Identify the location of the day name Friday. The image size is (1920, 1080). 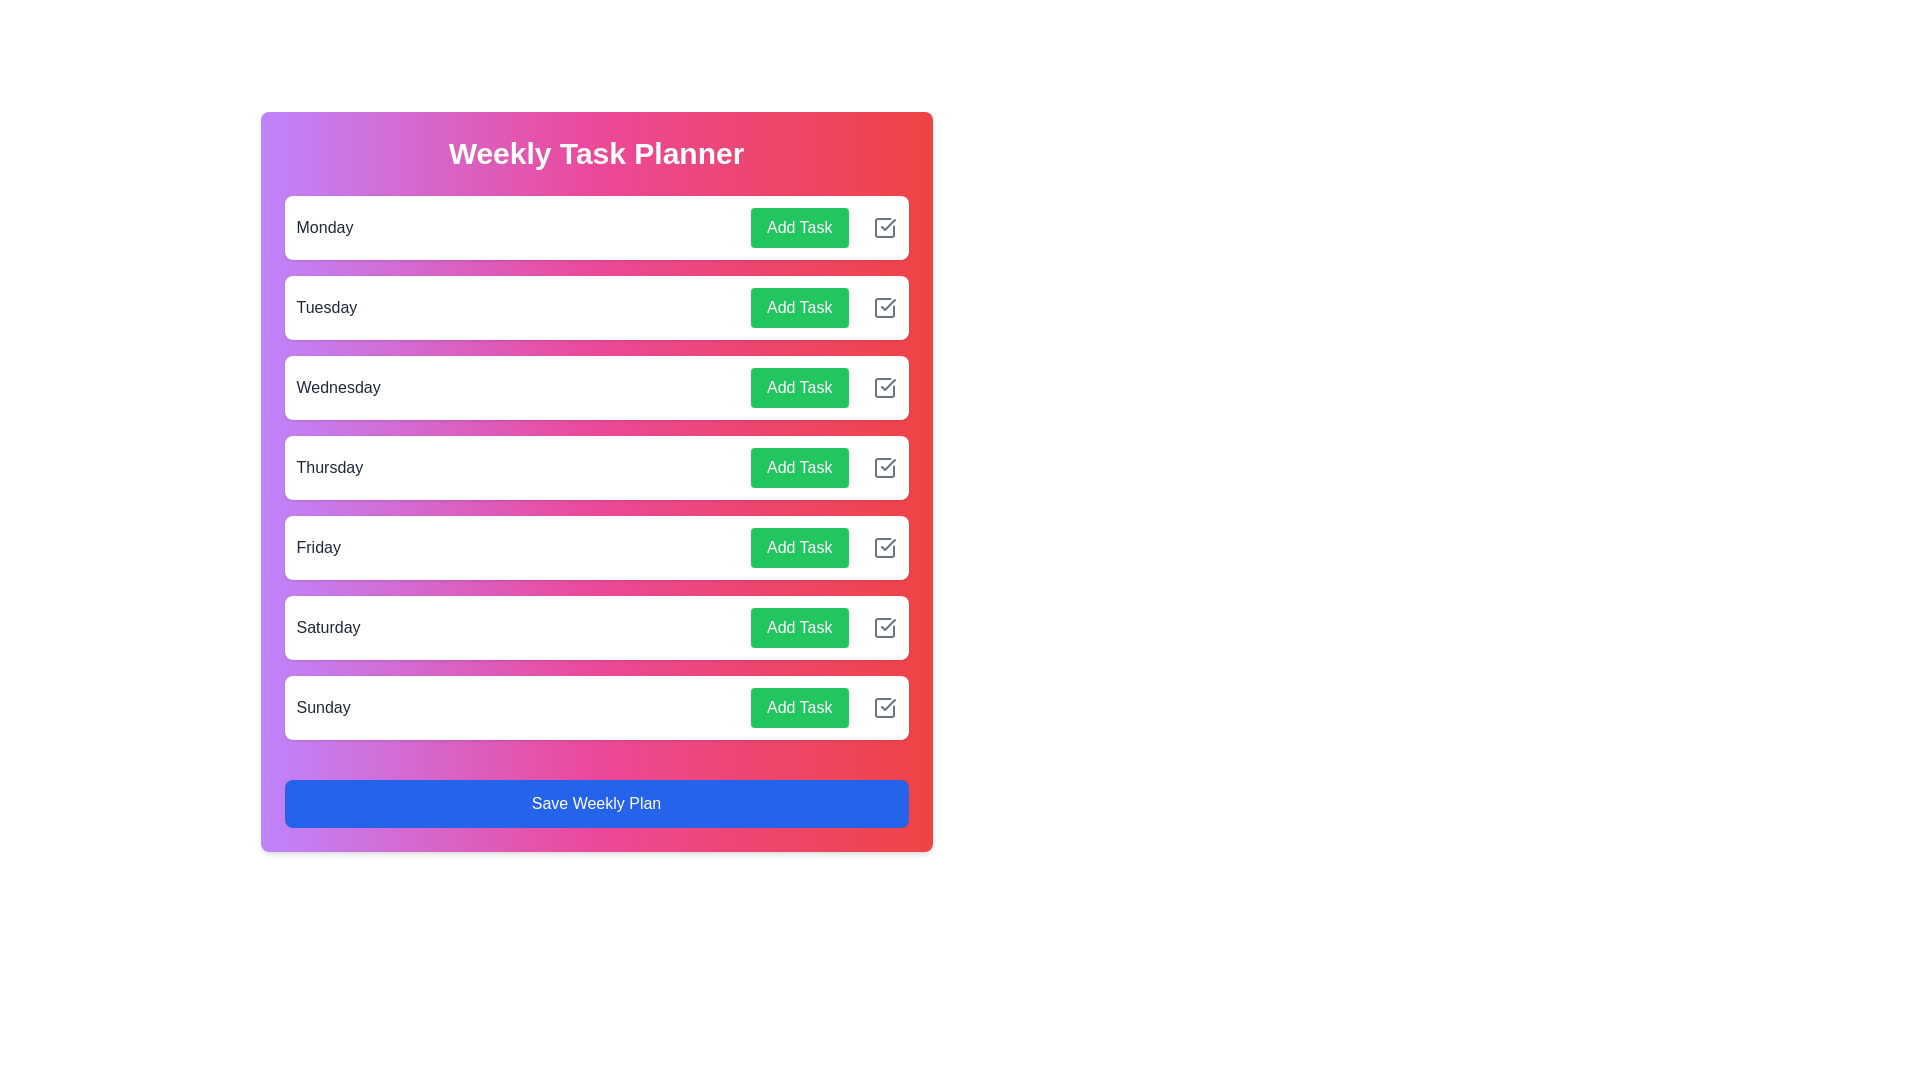
(317, 547).